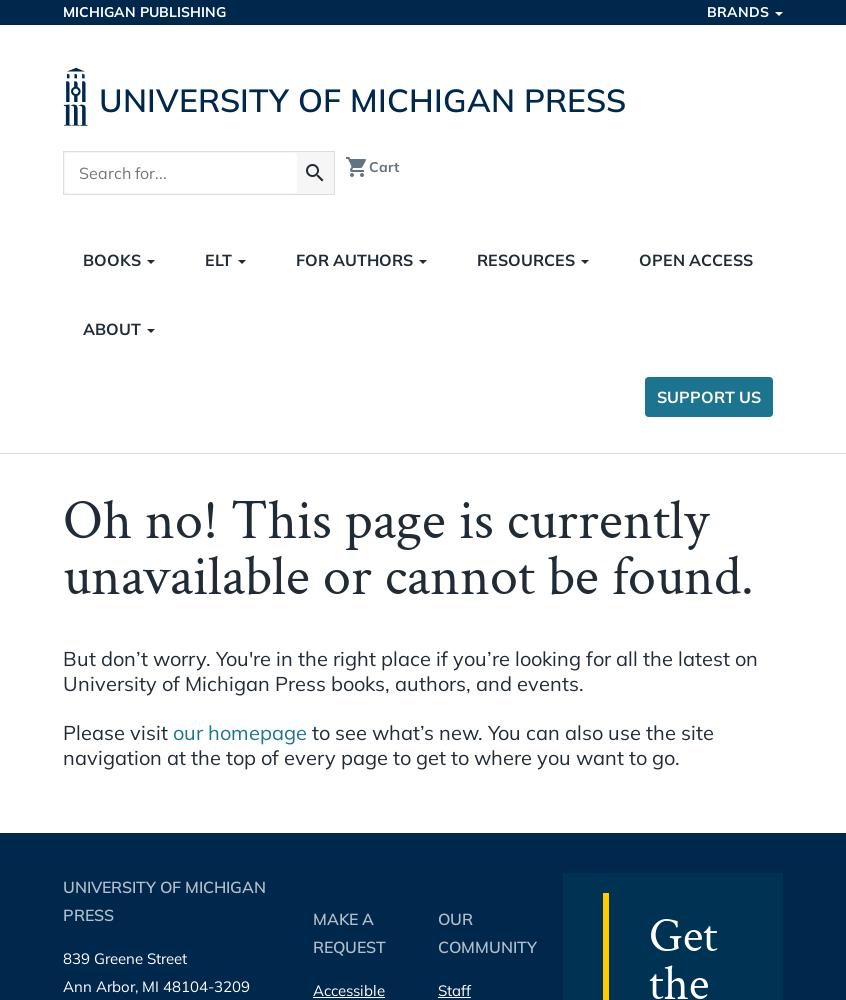 The width and height of the screenshot is (846, 1000). What do you see at coordinates (527, 260) in the screenshot?
I see `'Resources'` at bounding box center [527, 260].